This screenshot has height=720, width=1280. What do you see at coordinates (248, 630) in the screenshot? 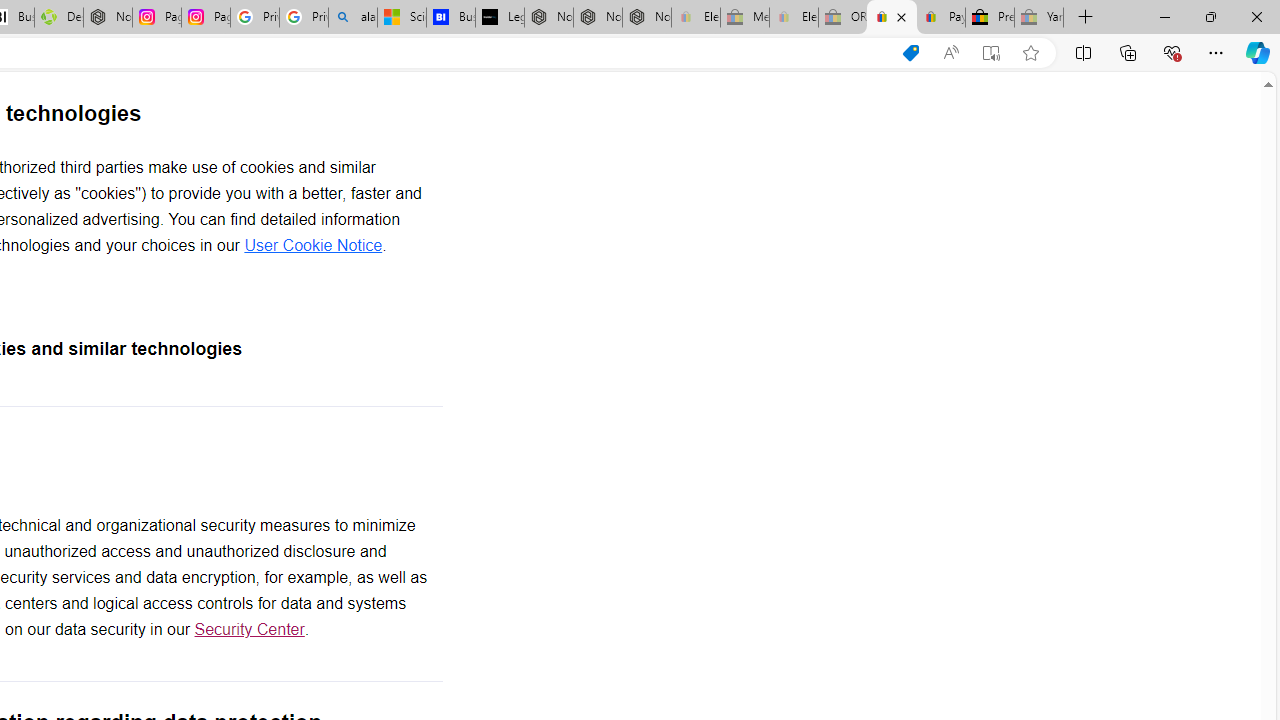
I see `'Security Center - opens in new window or tab'` at bounding box center [248, 630].